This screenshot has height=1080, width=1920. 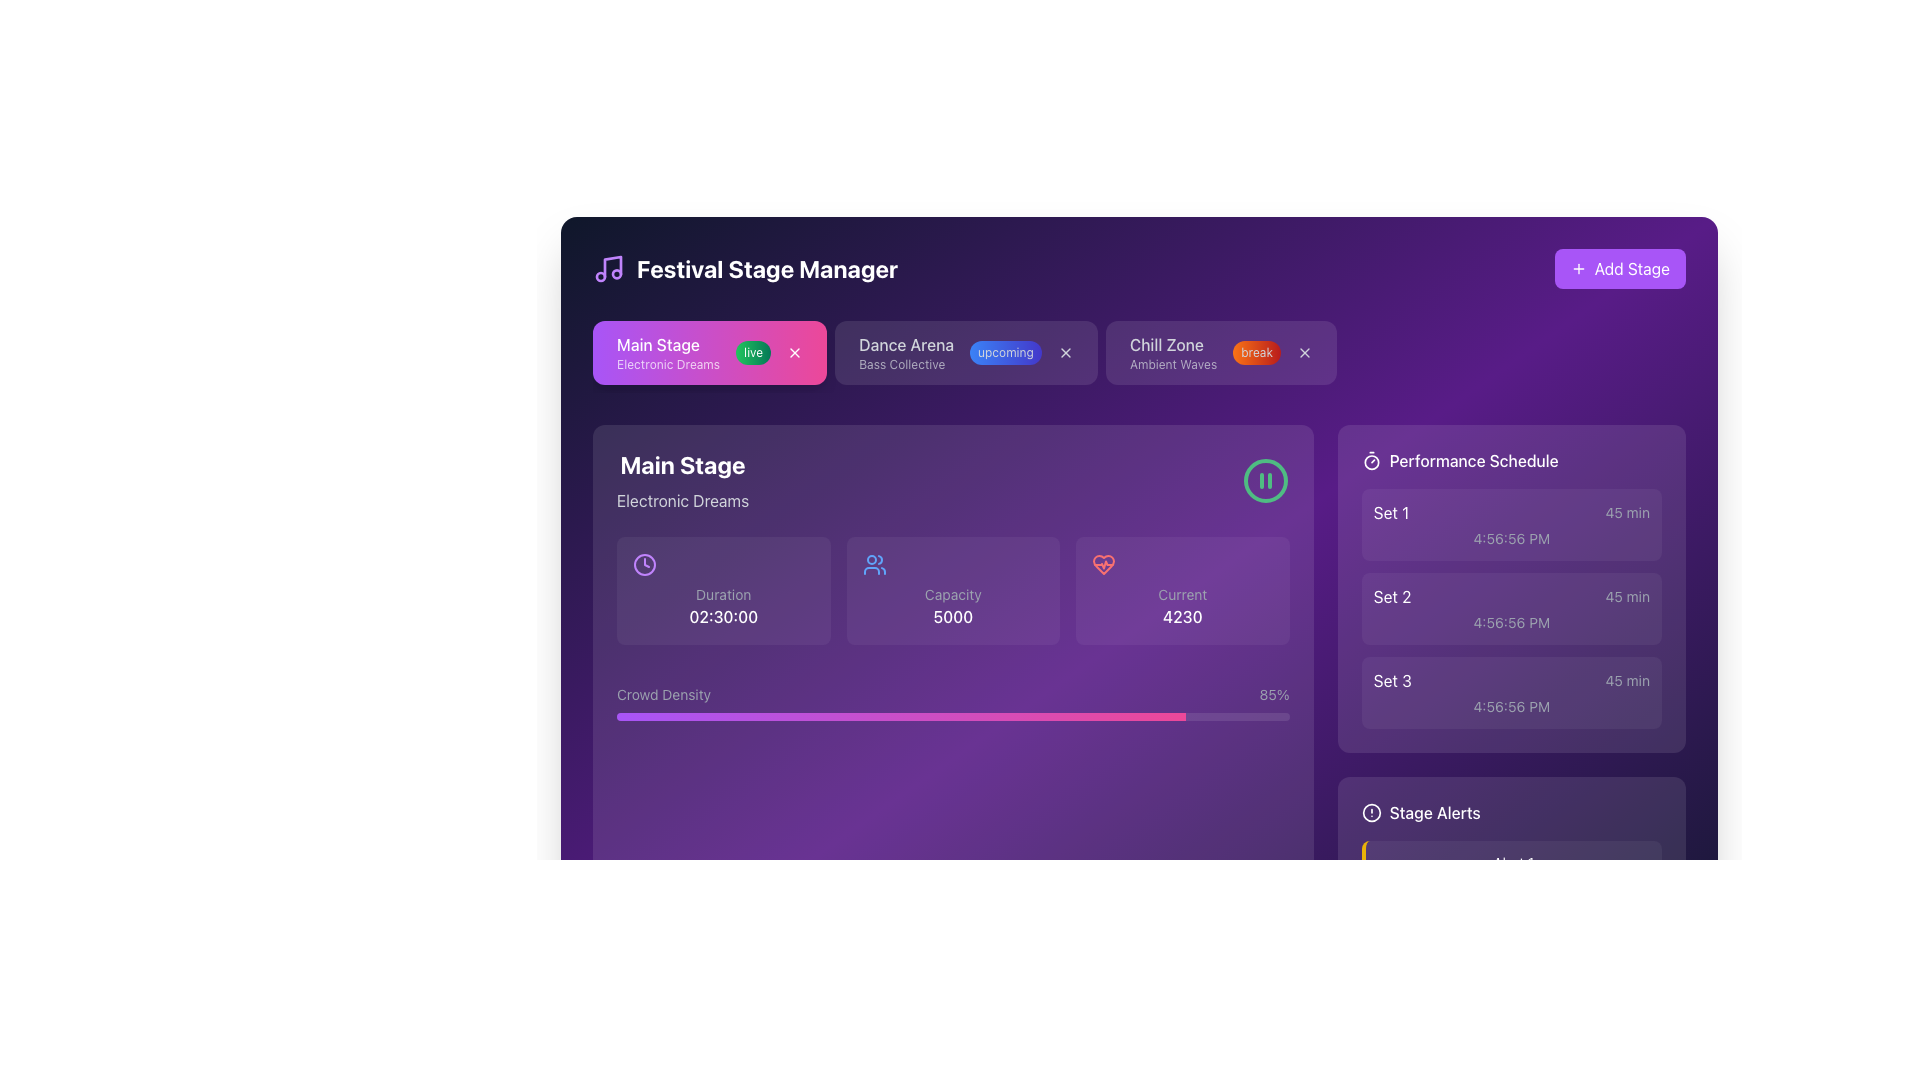 I want to click on the title or status badge of the Interactive card located in the top row, third card from the left, so click(x=1220, y=352).